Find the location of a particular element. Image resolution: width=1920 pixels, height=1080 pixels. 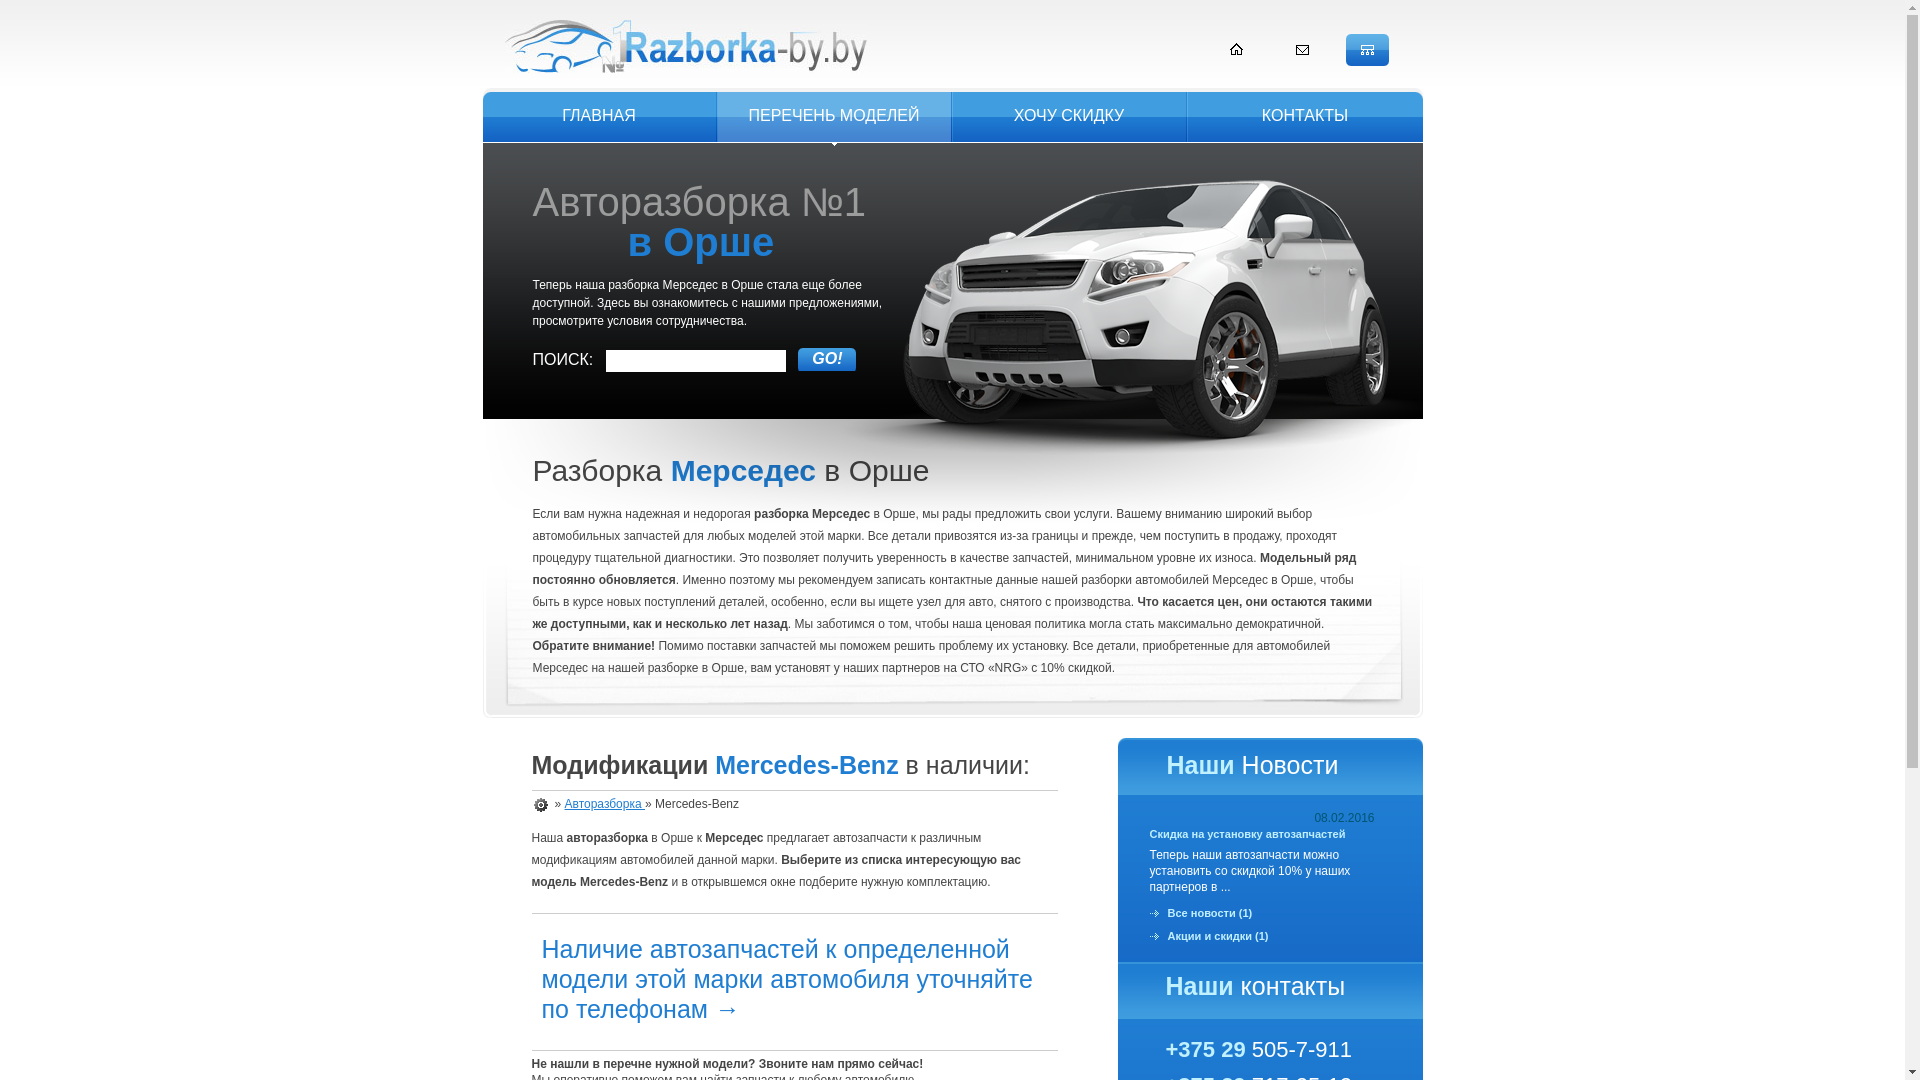

'GO!' is located at coordinates (826, 358).